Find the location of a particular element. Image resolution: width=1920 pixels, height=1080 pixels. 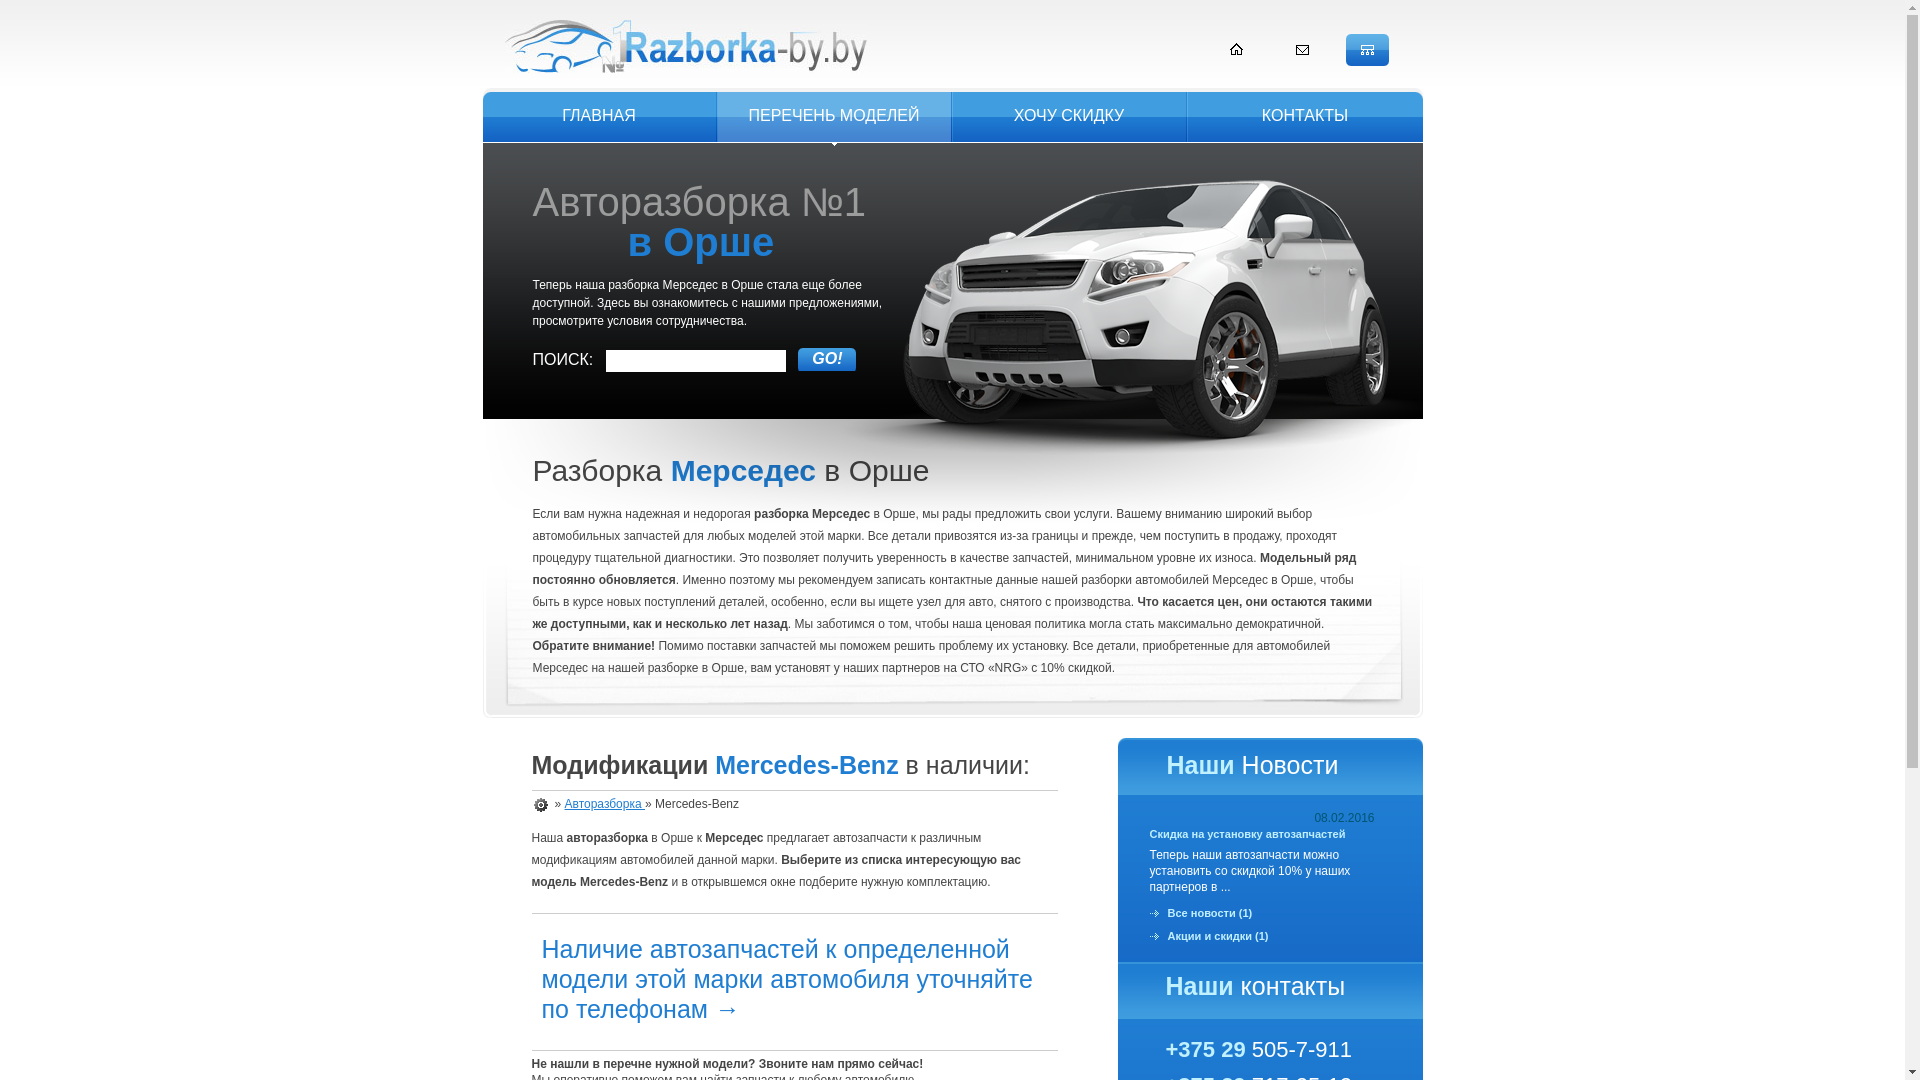

'GO!' is located at coordinates (826, 358).